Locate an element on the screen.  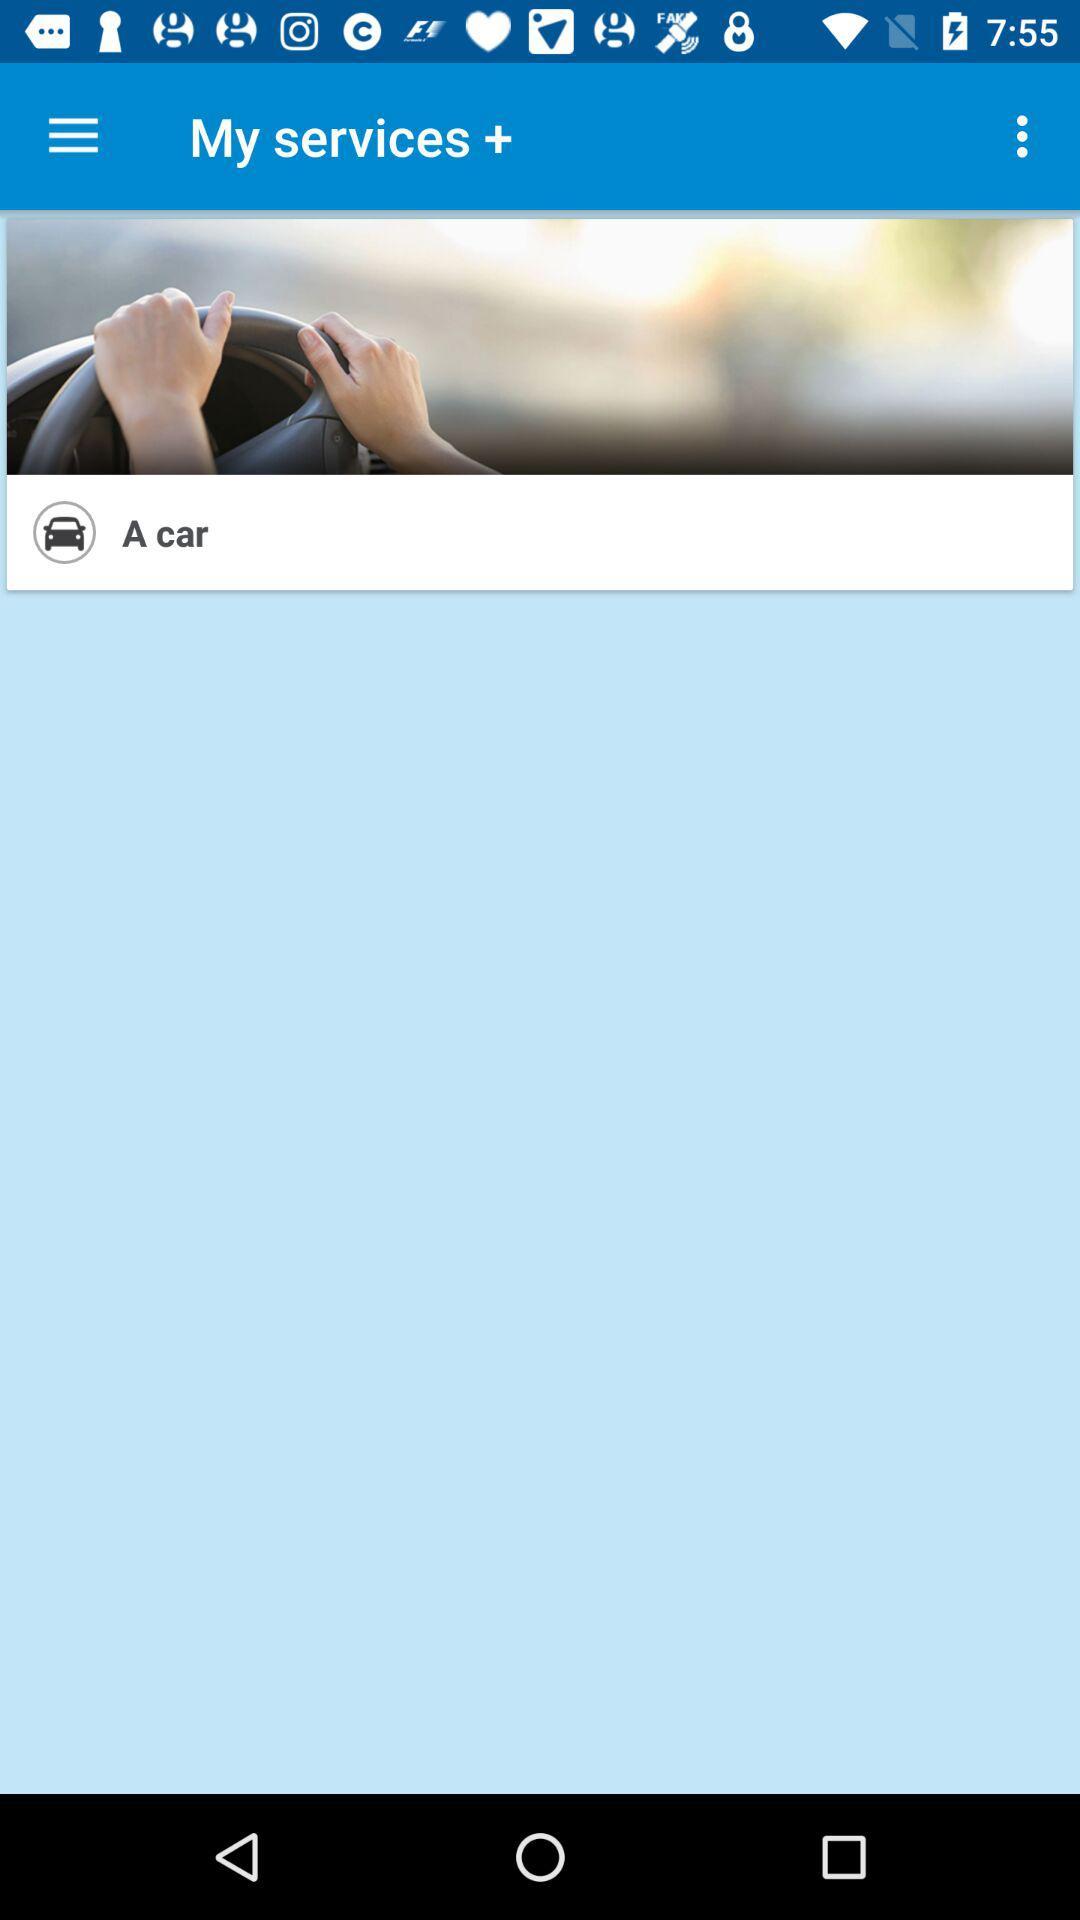
item next to my services + item is located at coordinates (1027, 135).